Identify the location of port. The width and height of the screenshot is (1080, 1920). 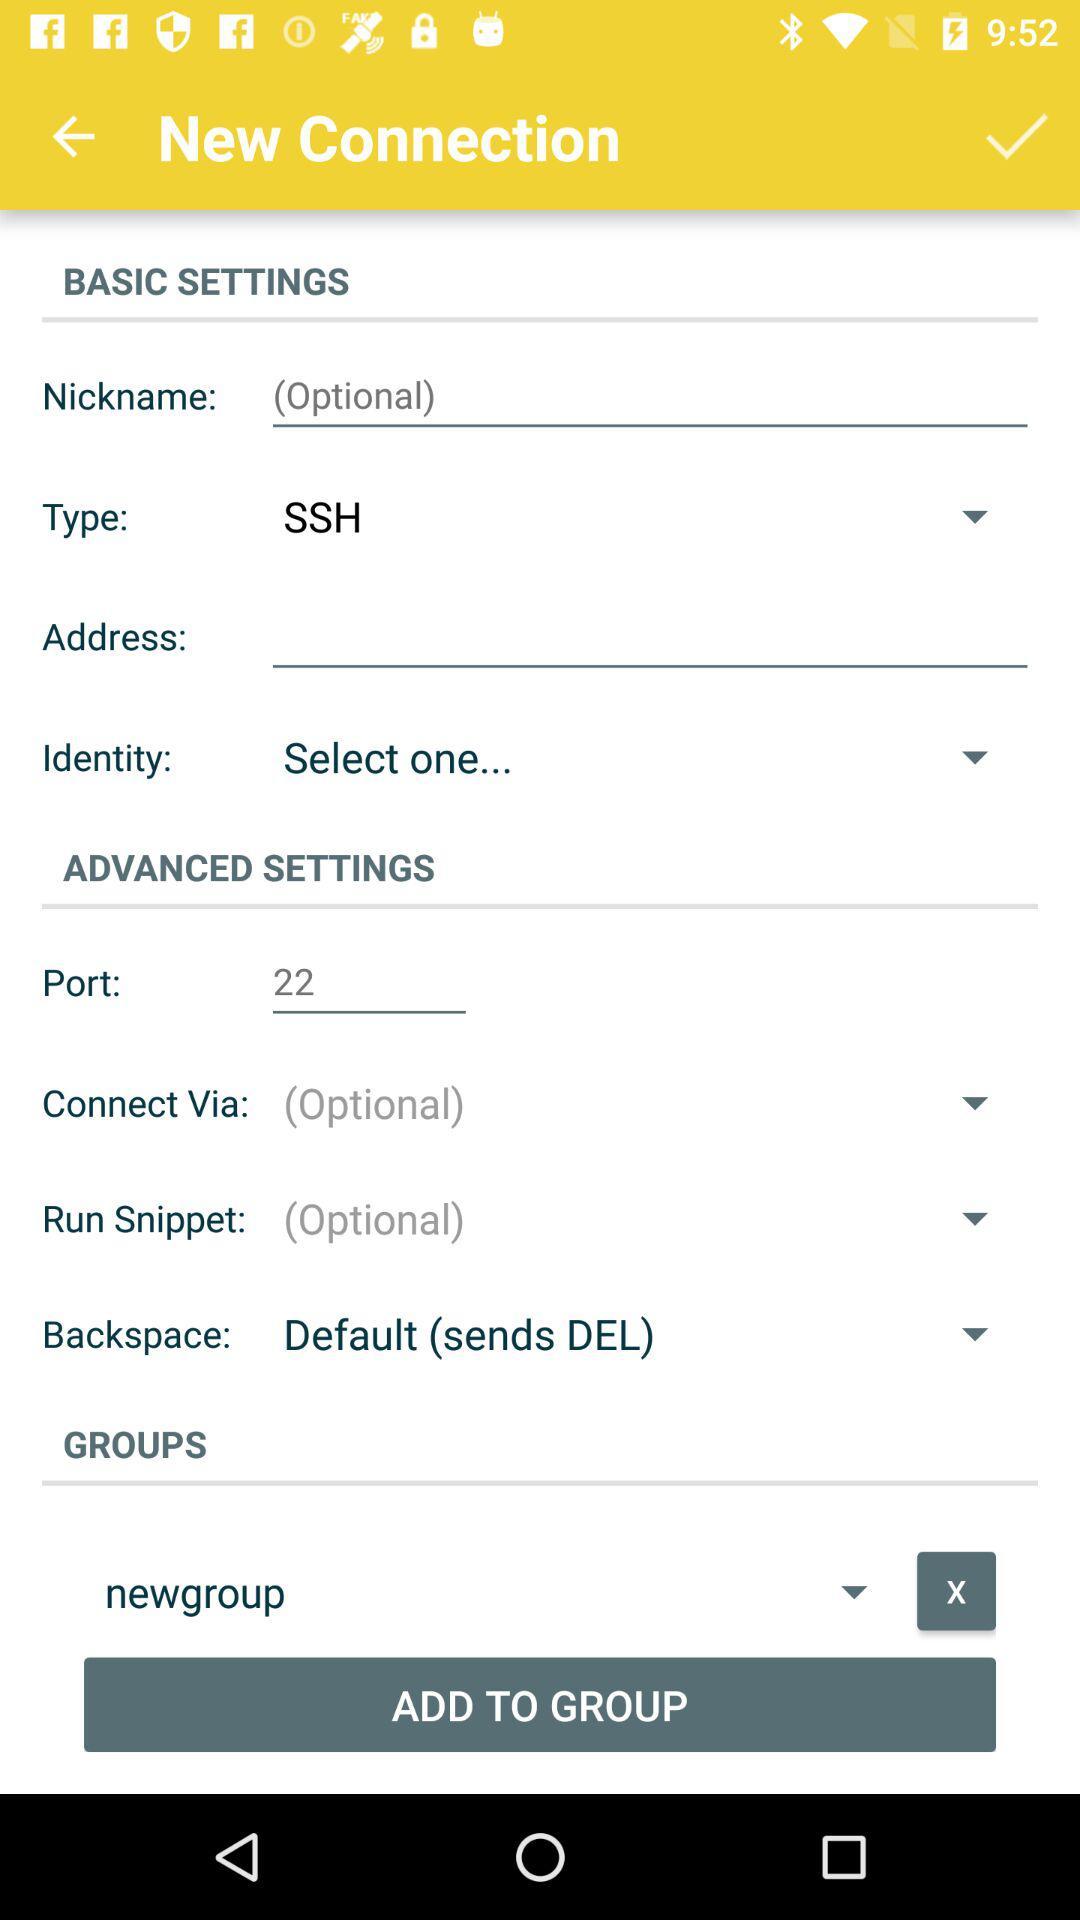
(369, 982).